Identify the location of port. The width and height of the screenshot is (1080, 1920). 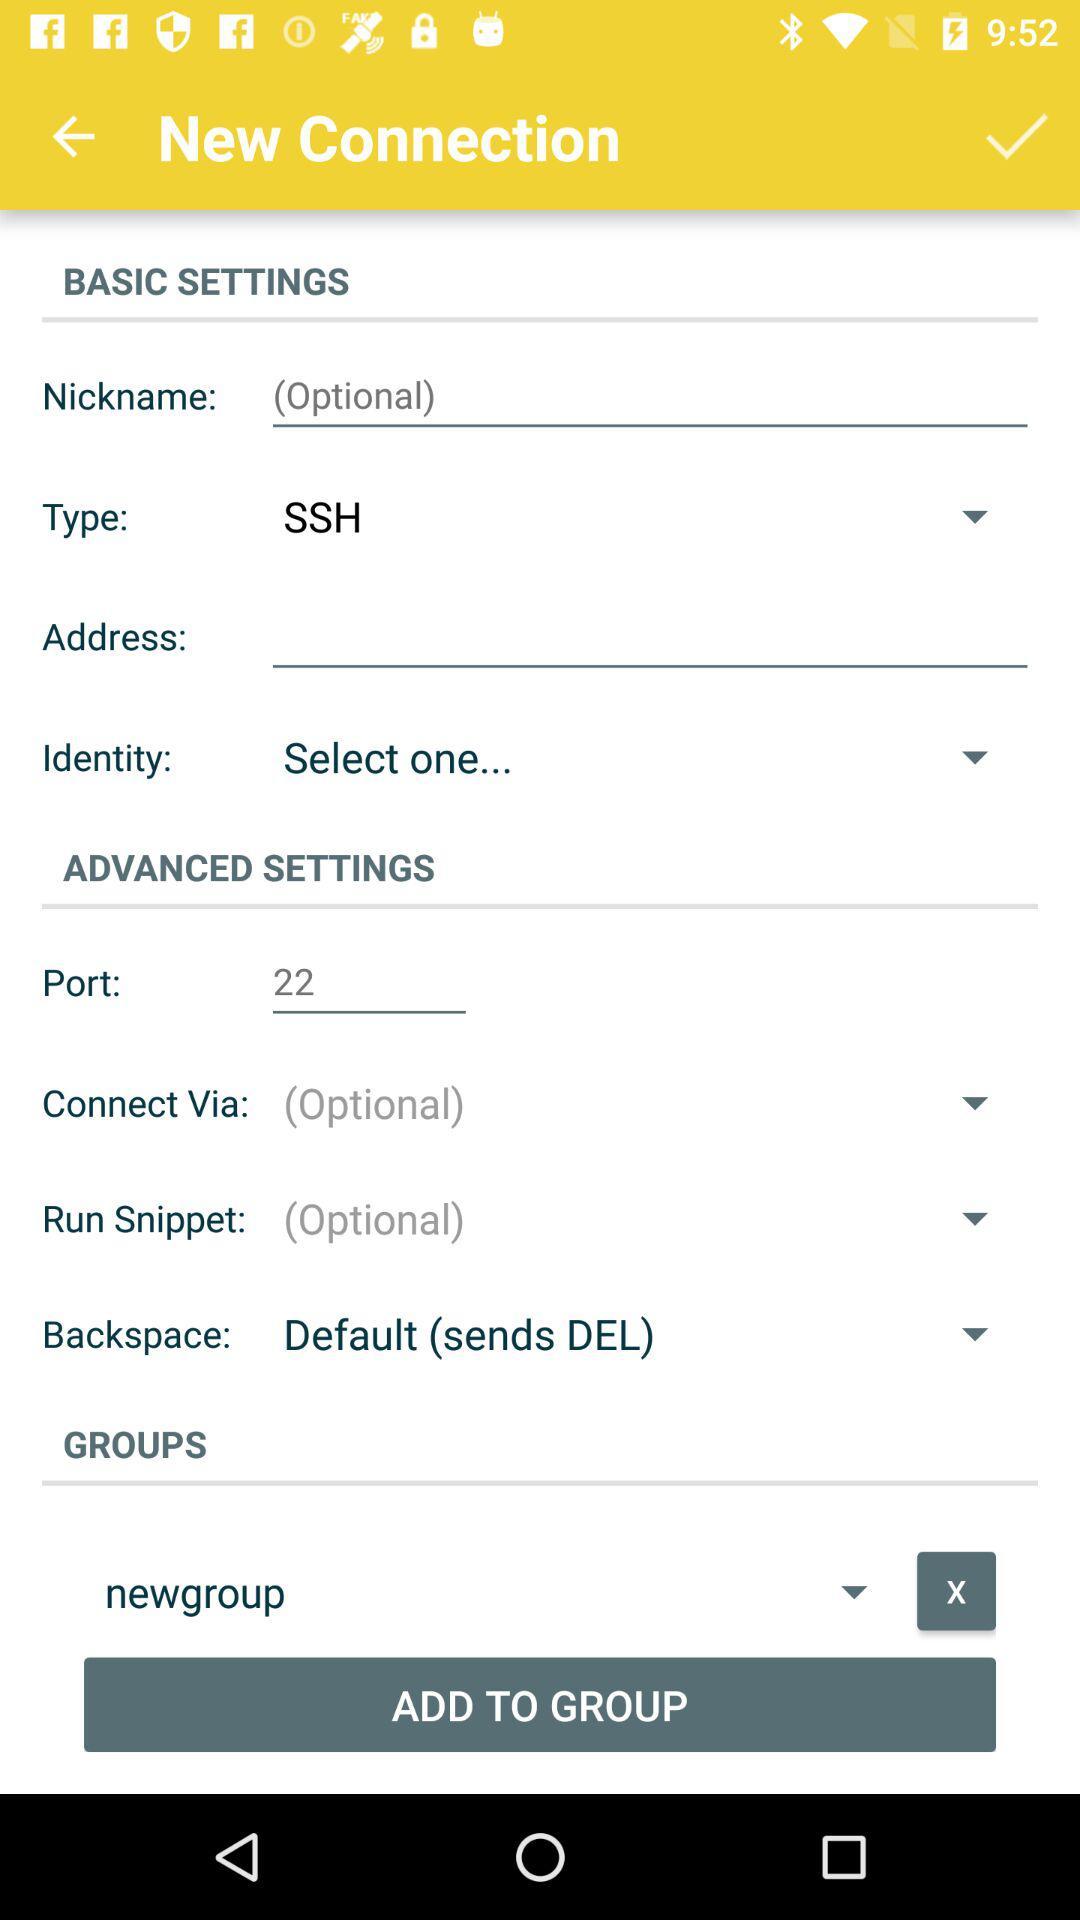
(369, 982).